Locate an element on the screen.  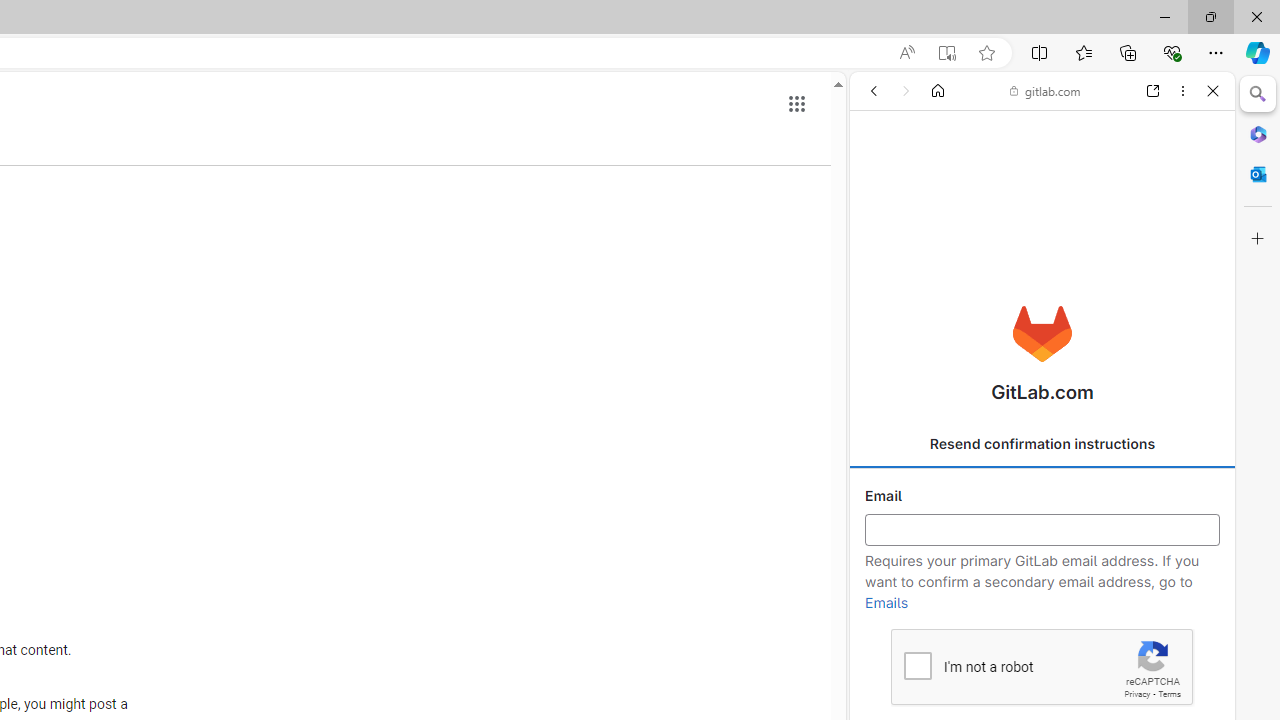
'Close Search pane' is located at coordinates (1257, 94).